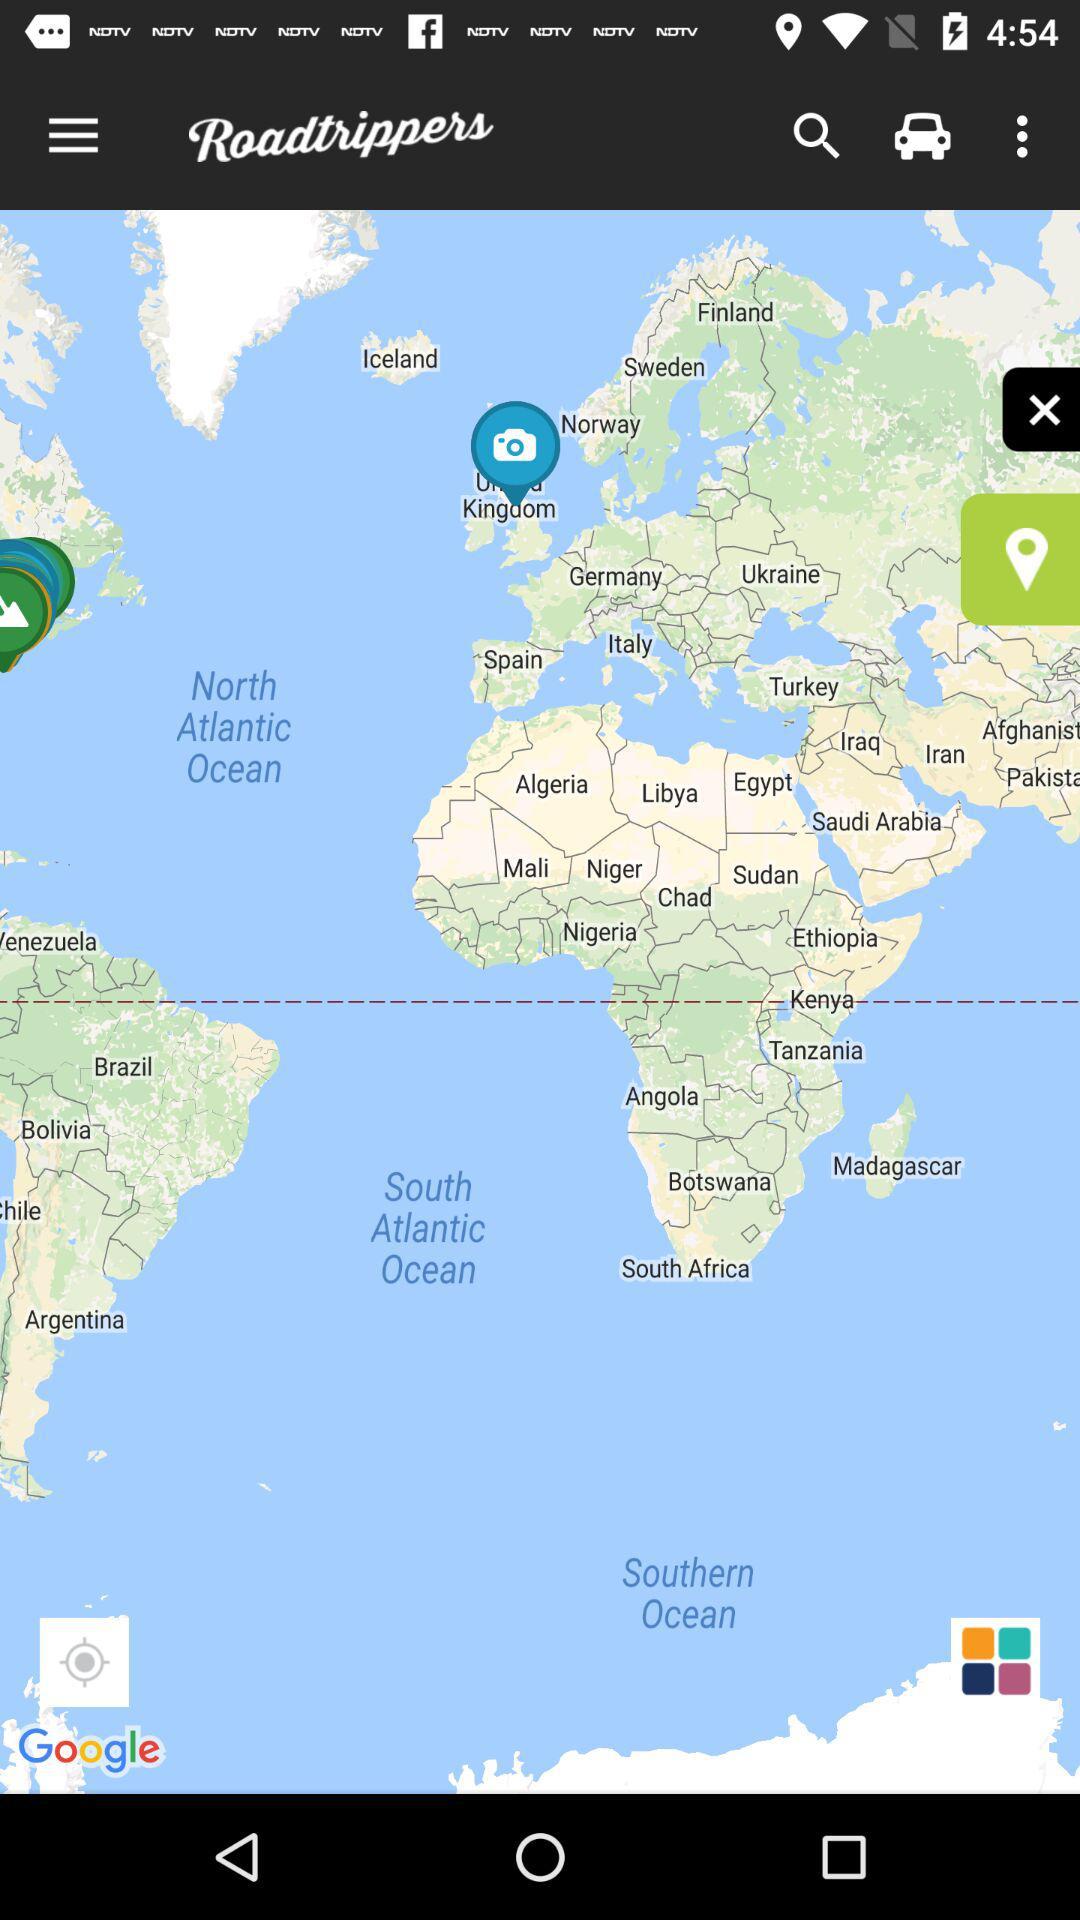 The height and width of the screenshot is (1920, 1080). Describe the element at coordinates (995, 1662) in the screenshot. I see `the item at the bottom right corner` at that location.